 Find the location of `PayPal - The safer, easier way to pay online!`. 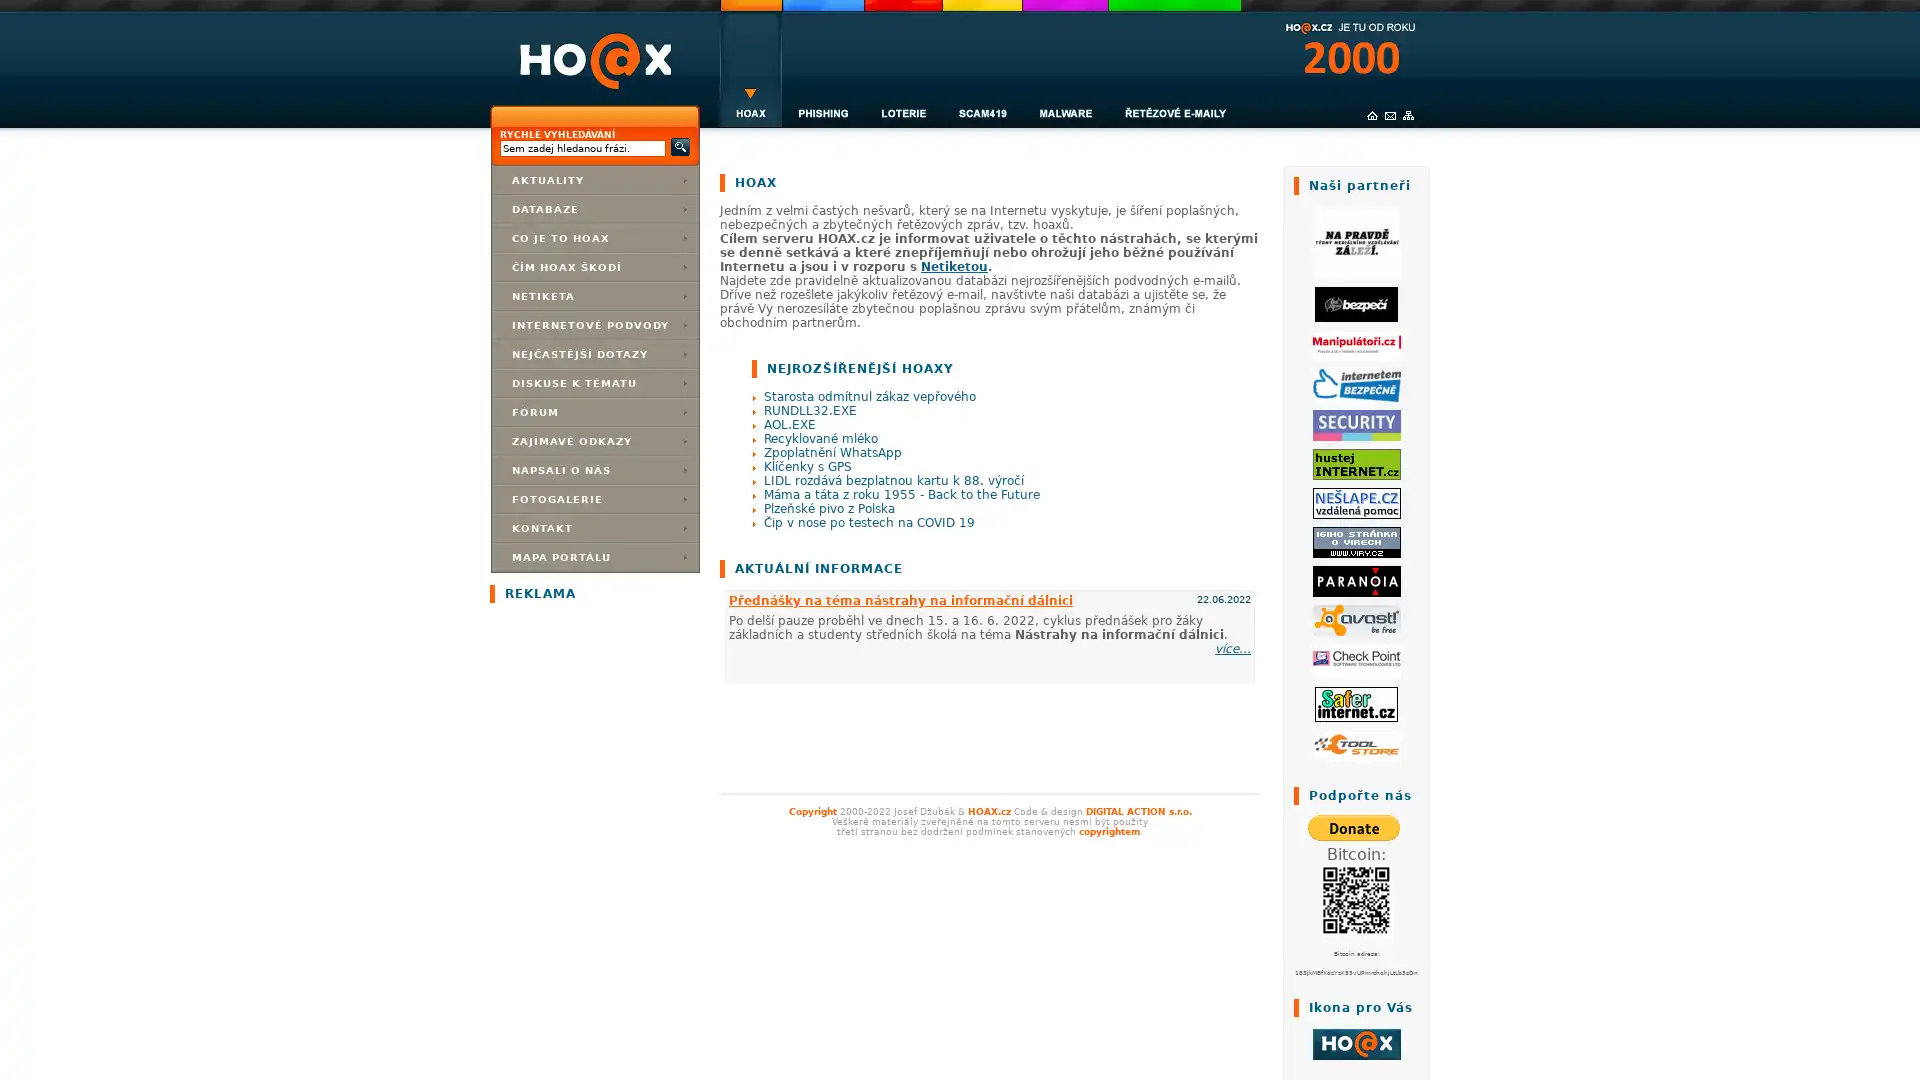

PayPal - The safer, easier way to pay online! is located at coordinates (1353, 828).